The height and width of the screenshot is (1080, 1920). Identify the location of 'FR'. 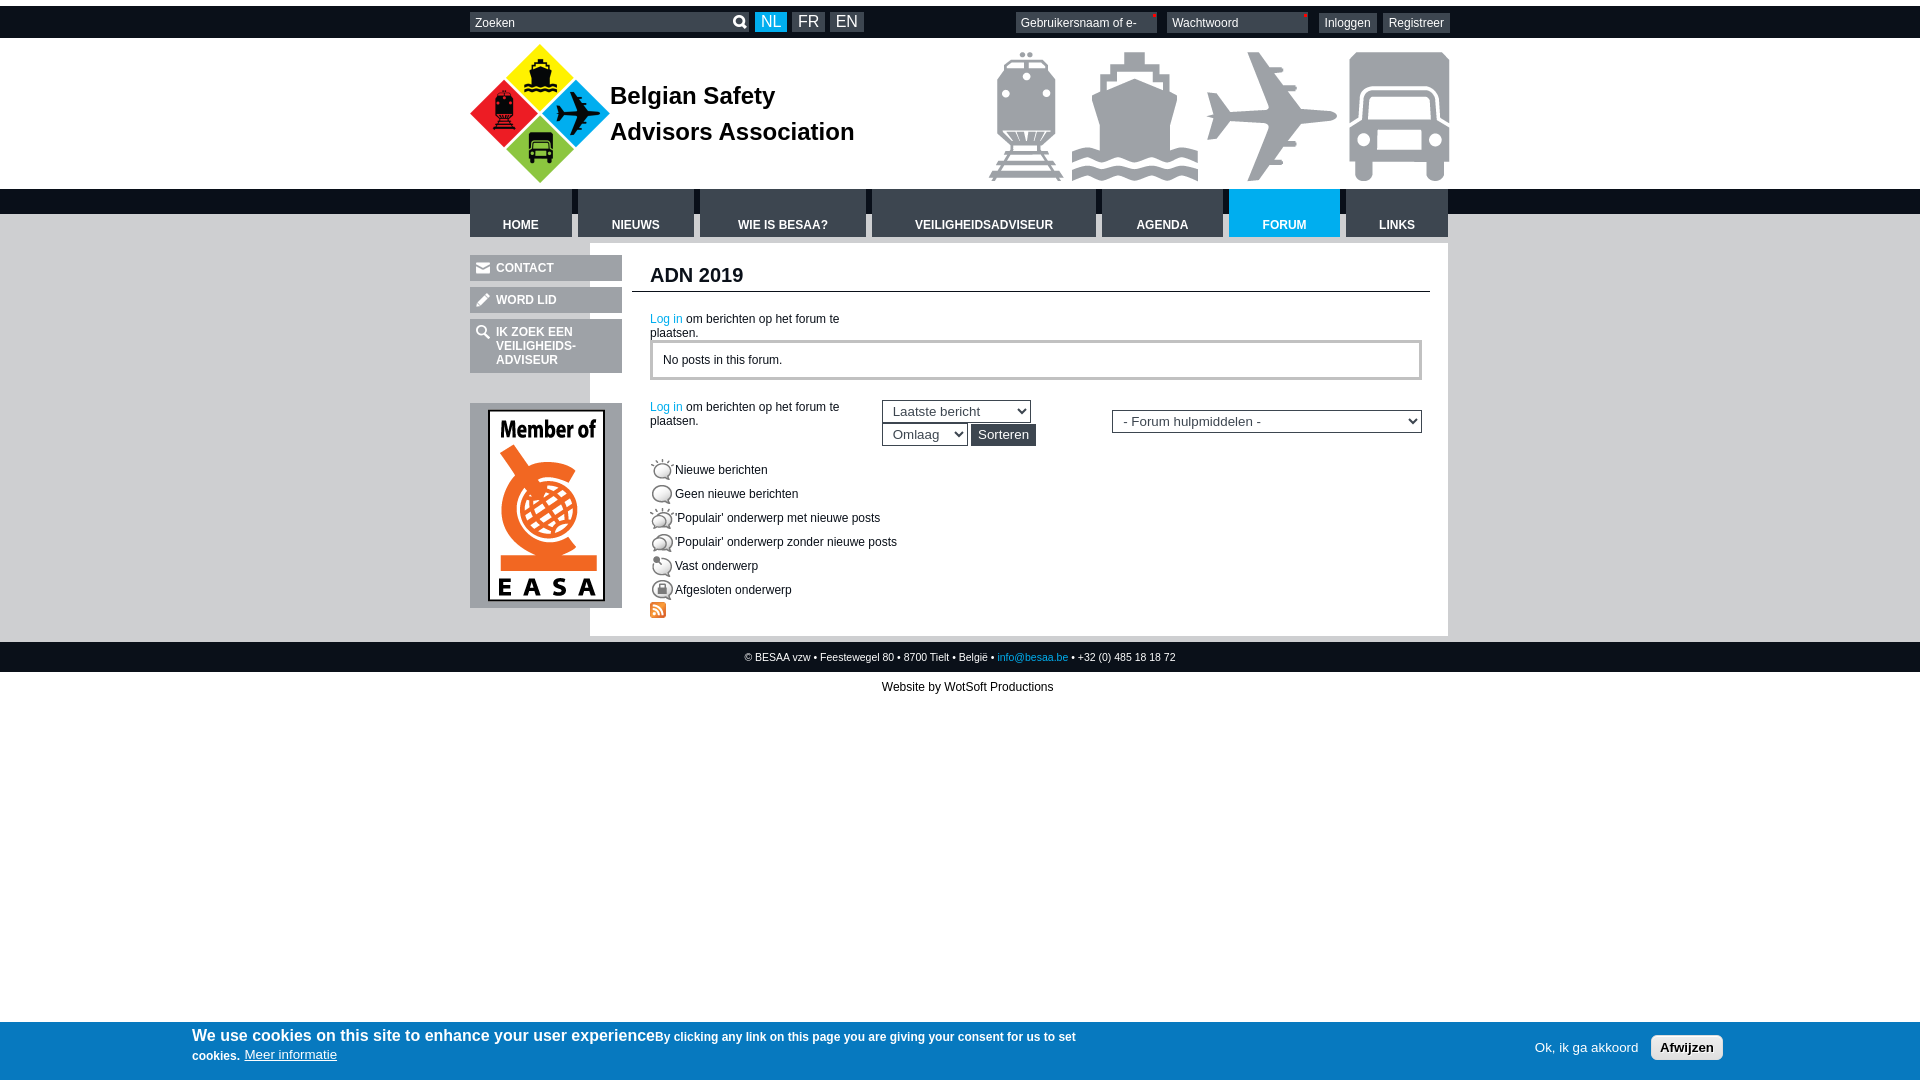
(808, 22).